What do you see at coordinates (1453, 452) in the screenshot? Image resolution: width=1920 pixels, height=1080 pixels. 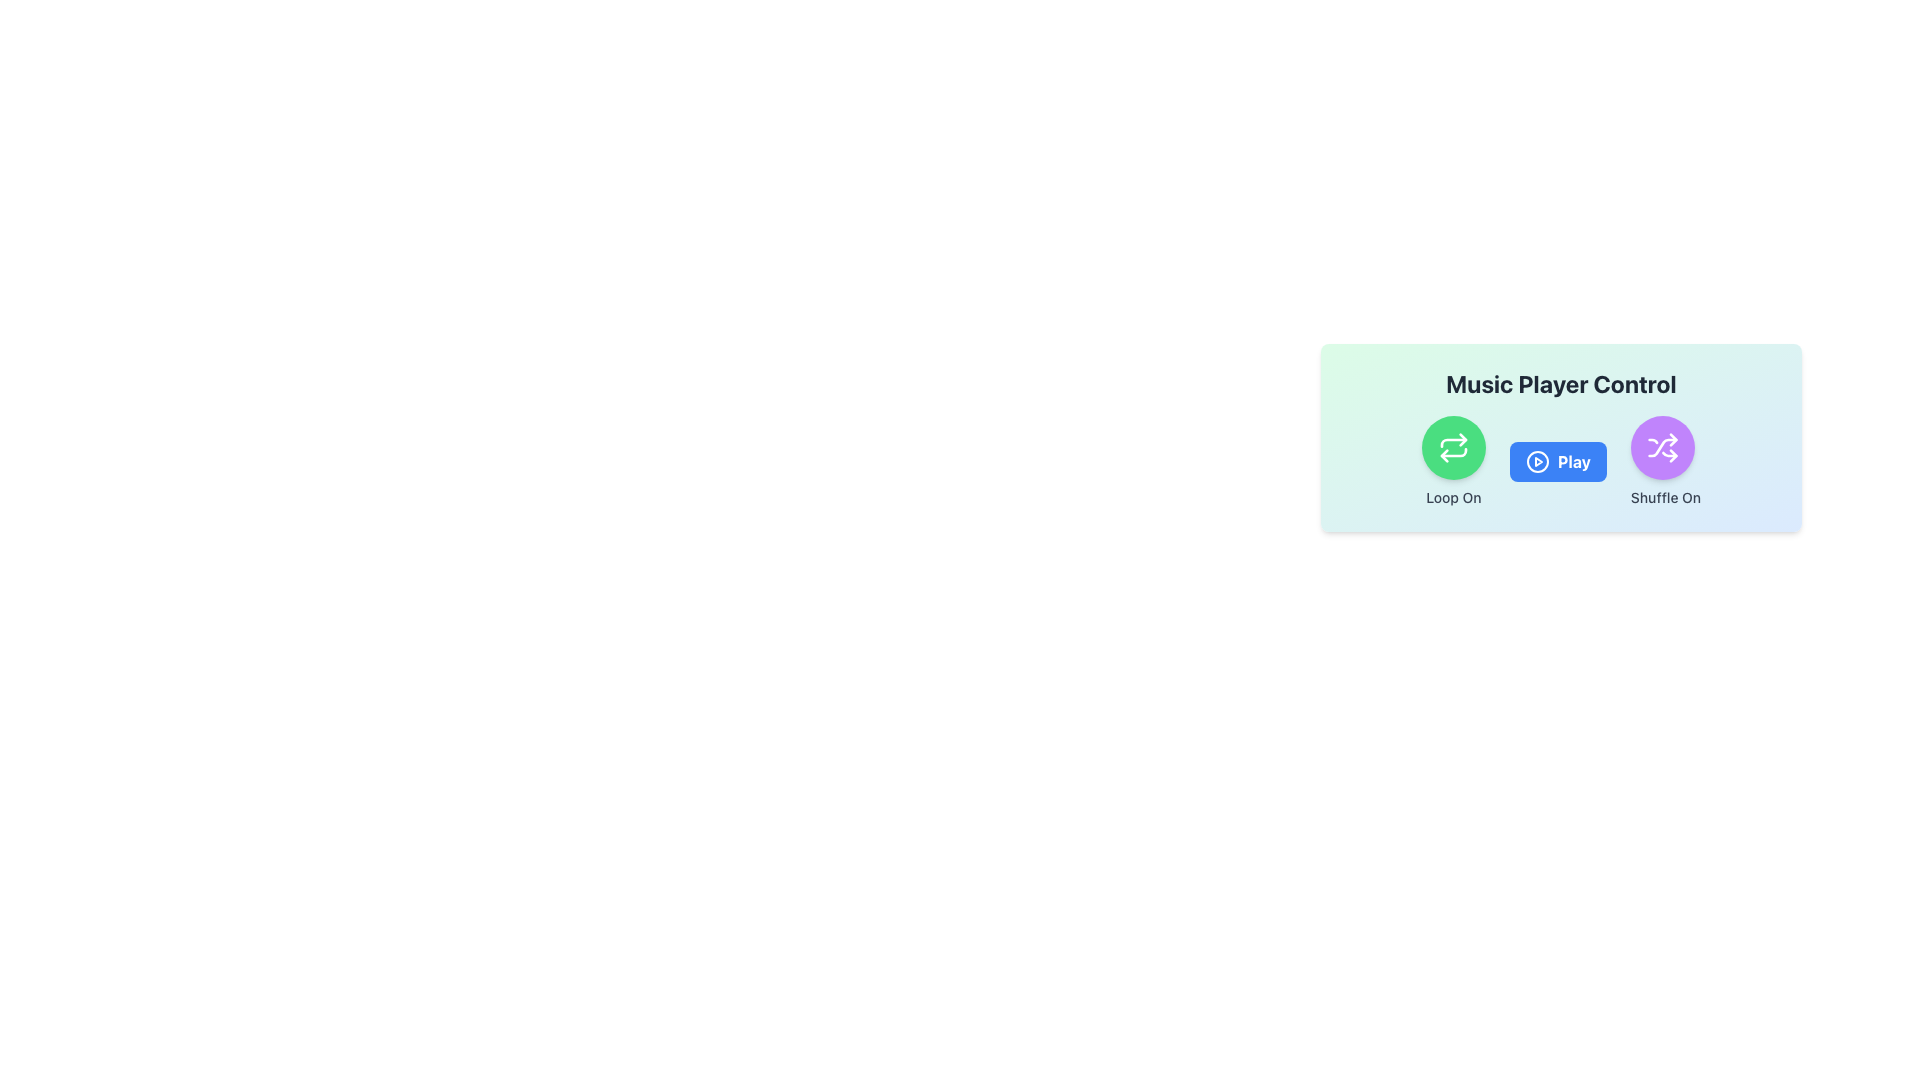 I see `the curved line segment of the 'repeat' or 'loop' icon located in the music player control panel on the left side of the three-icon arrangement` at bounding box center [1453, 452].